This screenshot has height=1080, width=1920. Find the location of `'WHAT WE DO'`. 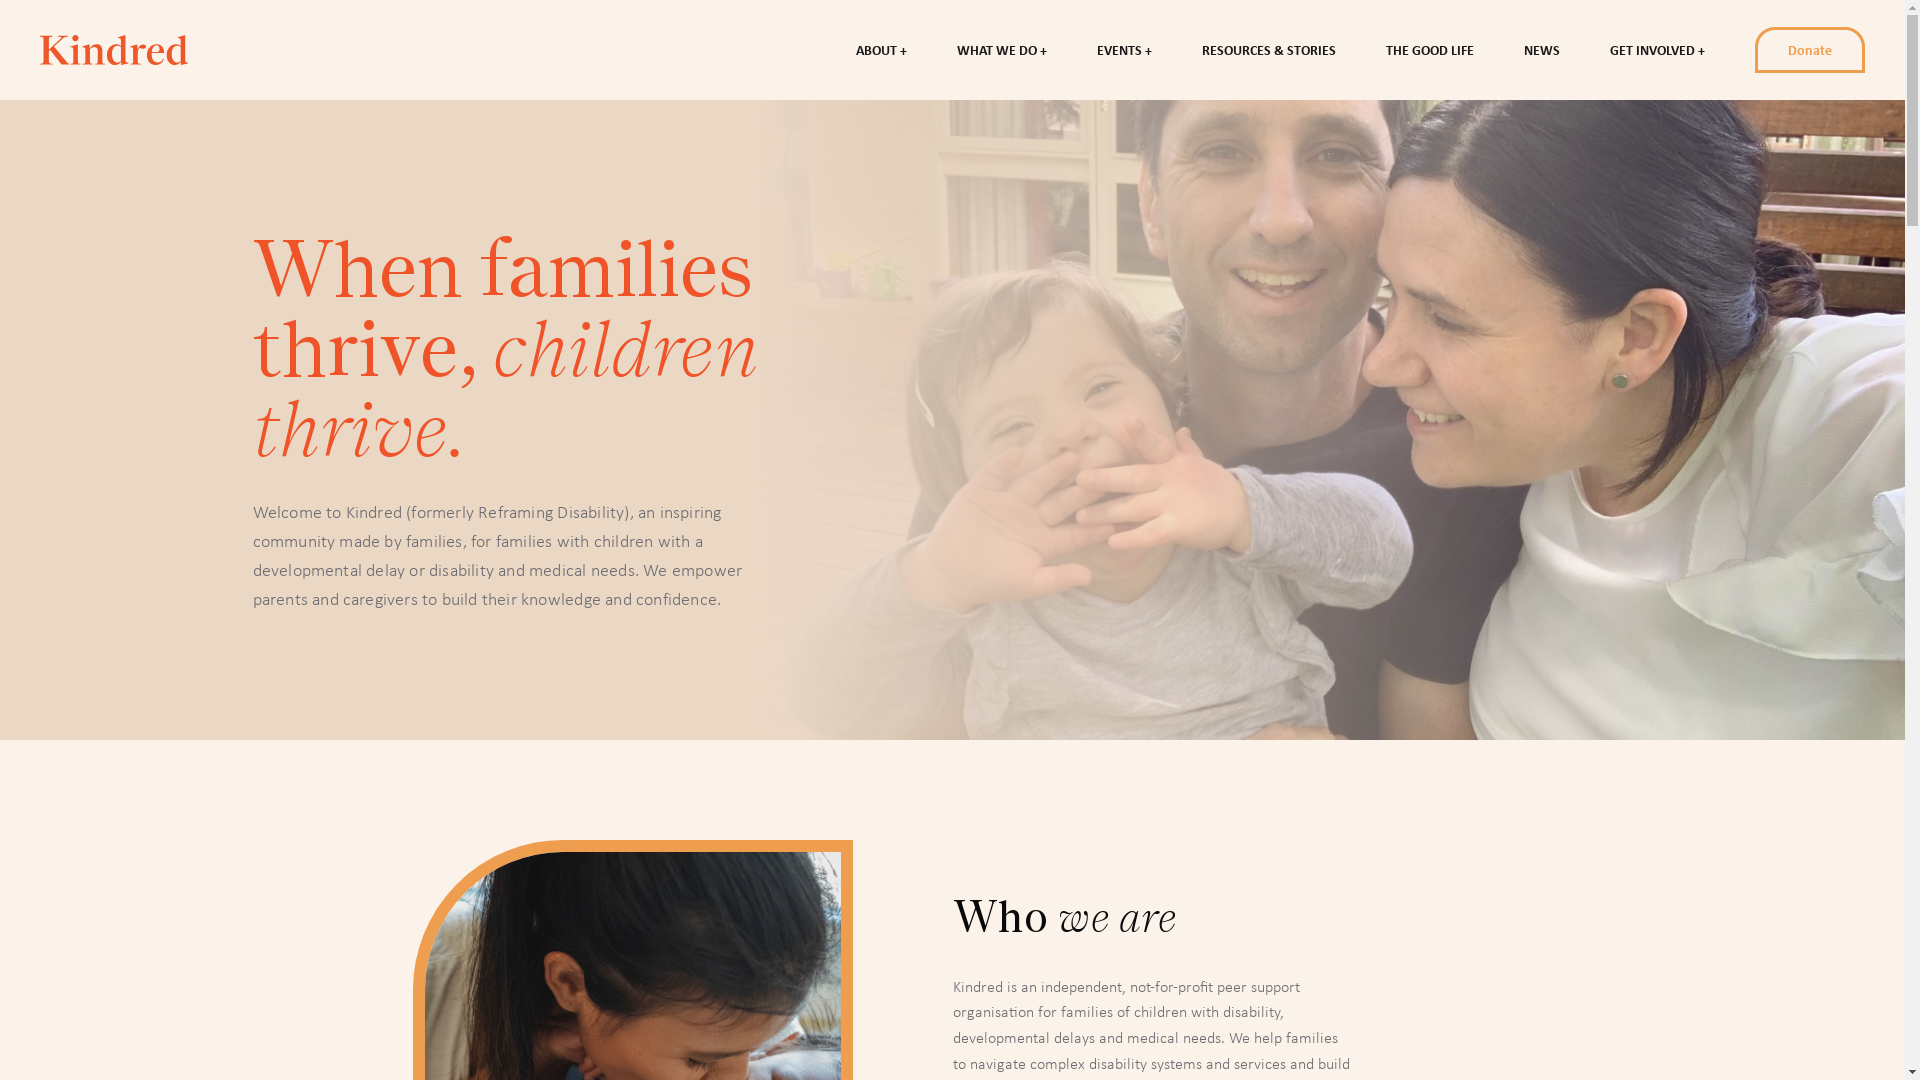

'WHAT WE DO' is located at coordinates (955, 49).